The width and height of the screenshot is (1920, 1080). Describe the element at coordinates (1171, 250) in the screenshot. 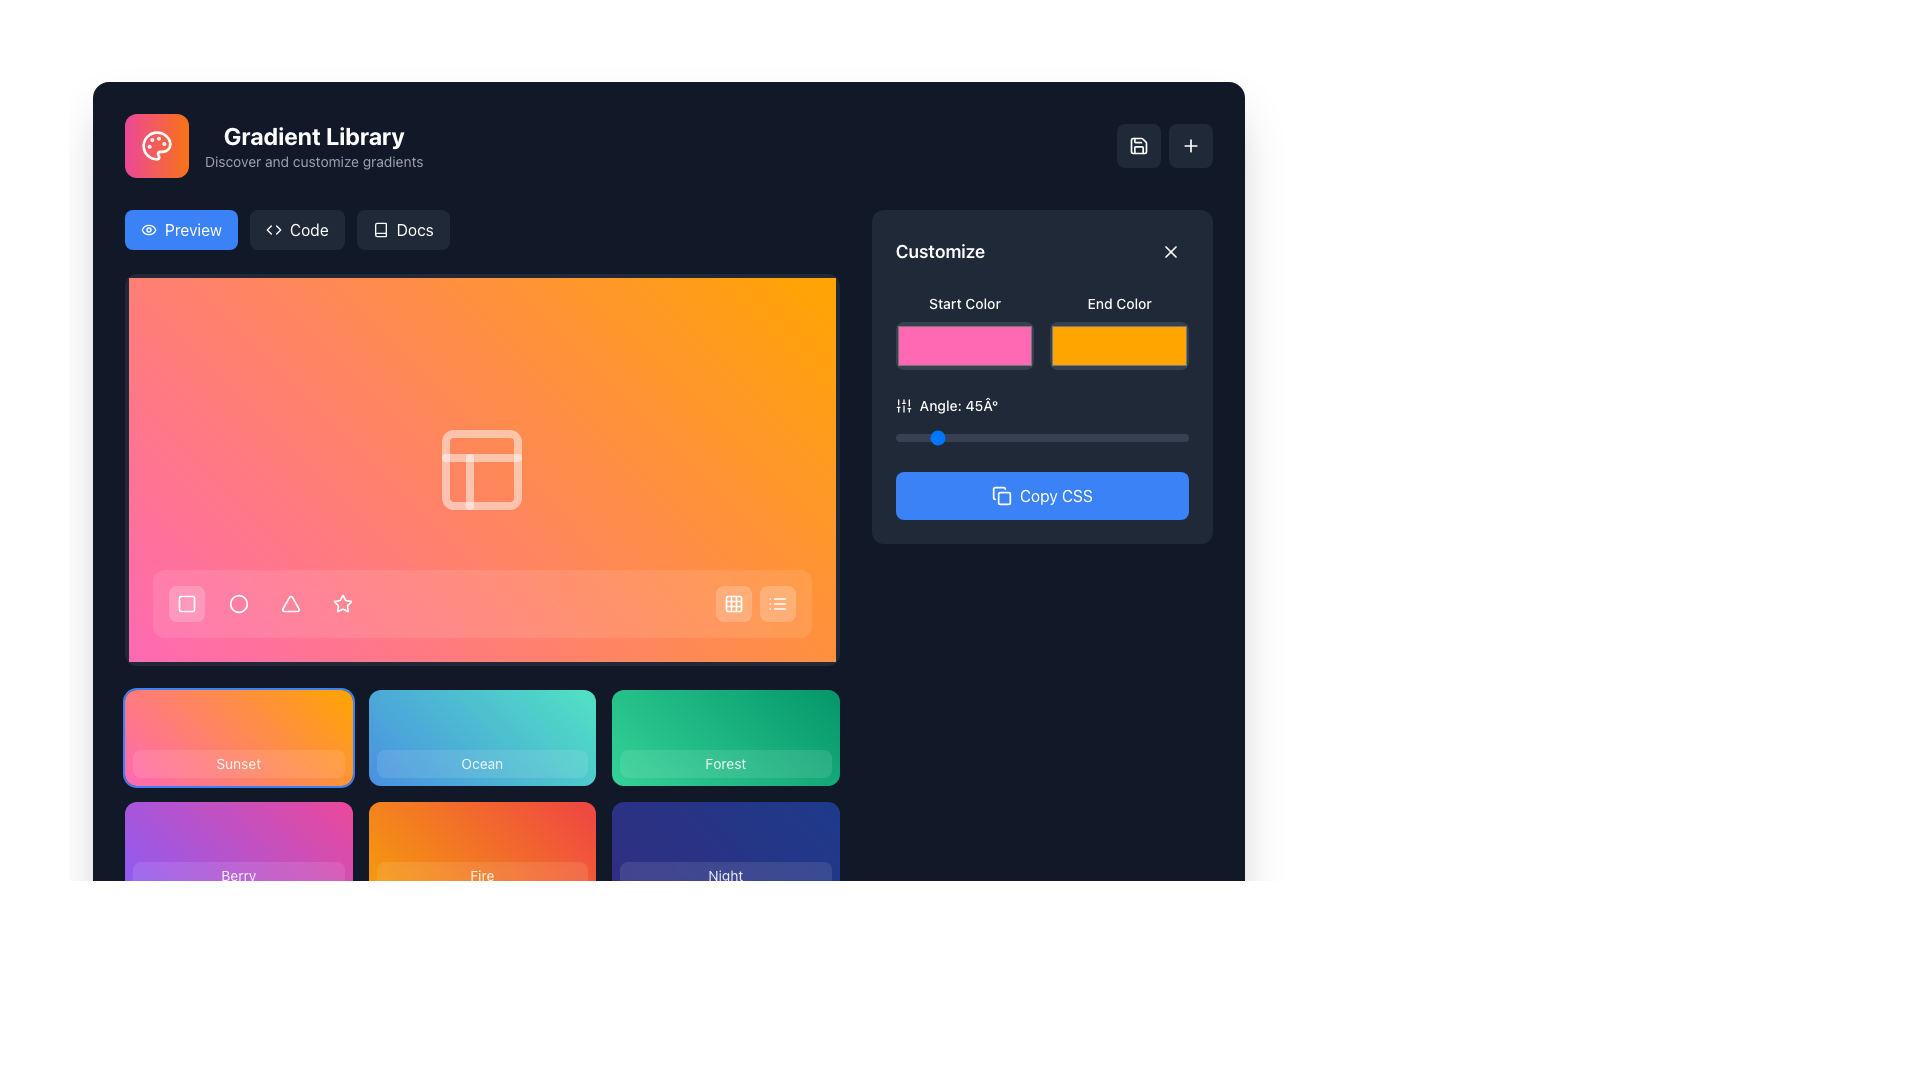

I see `the Close Button located at the top-right corner of the 'Customize' panel` at that location.